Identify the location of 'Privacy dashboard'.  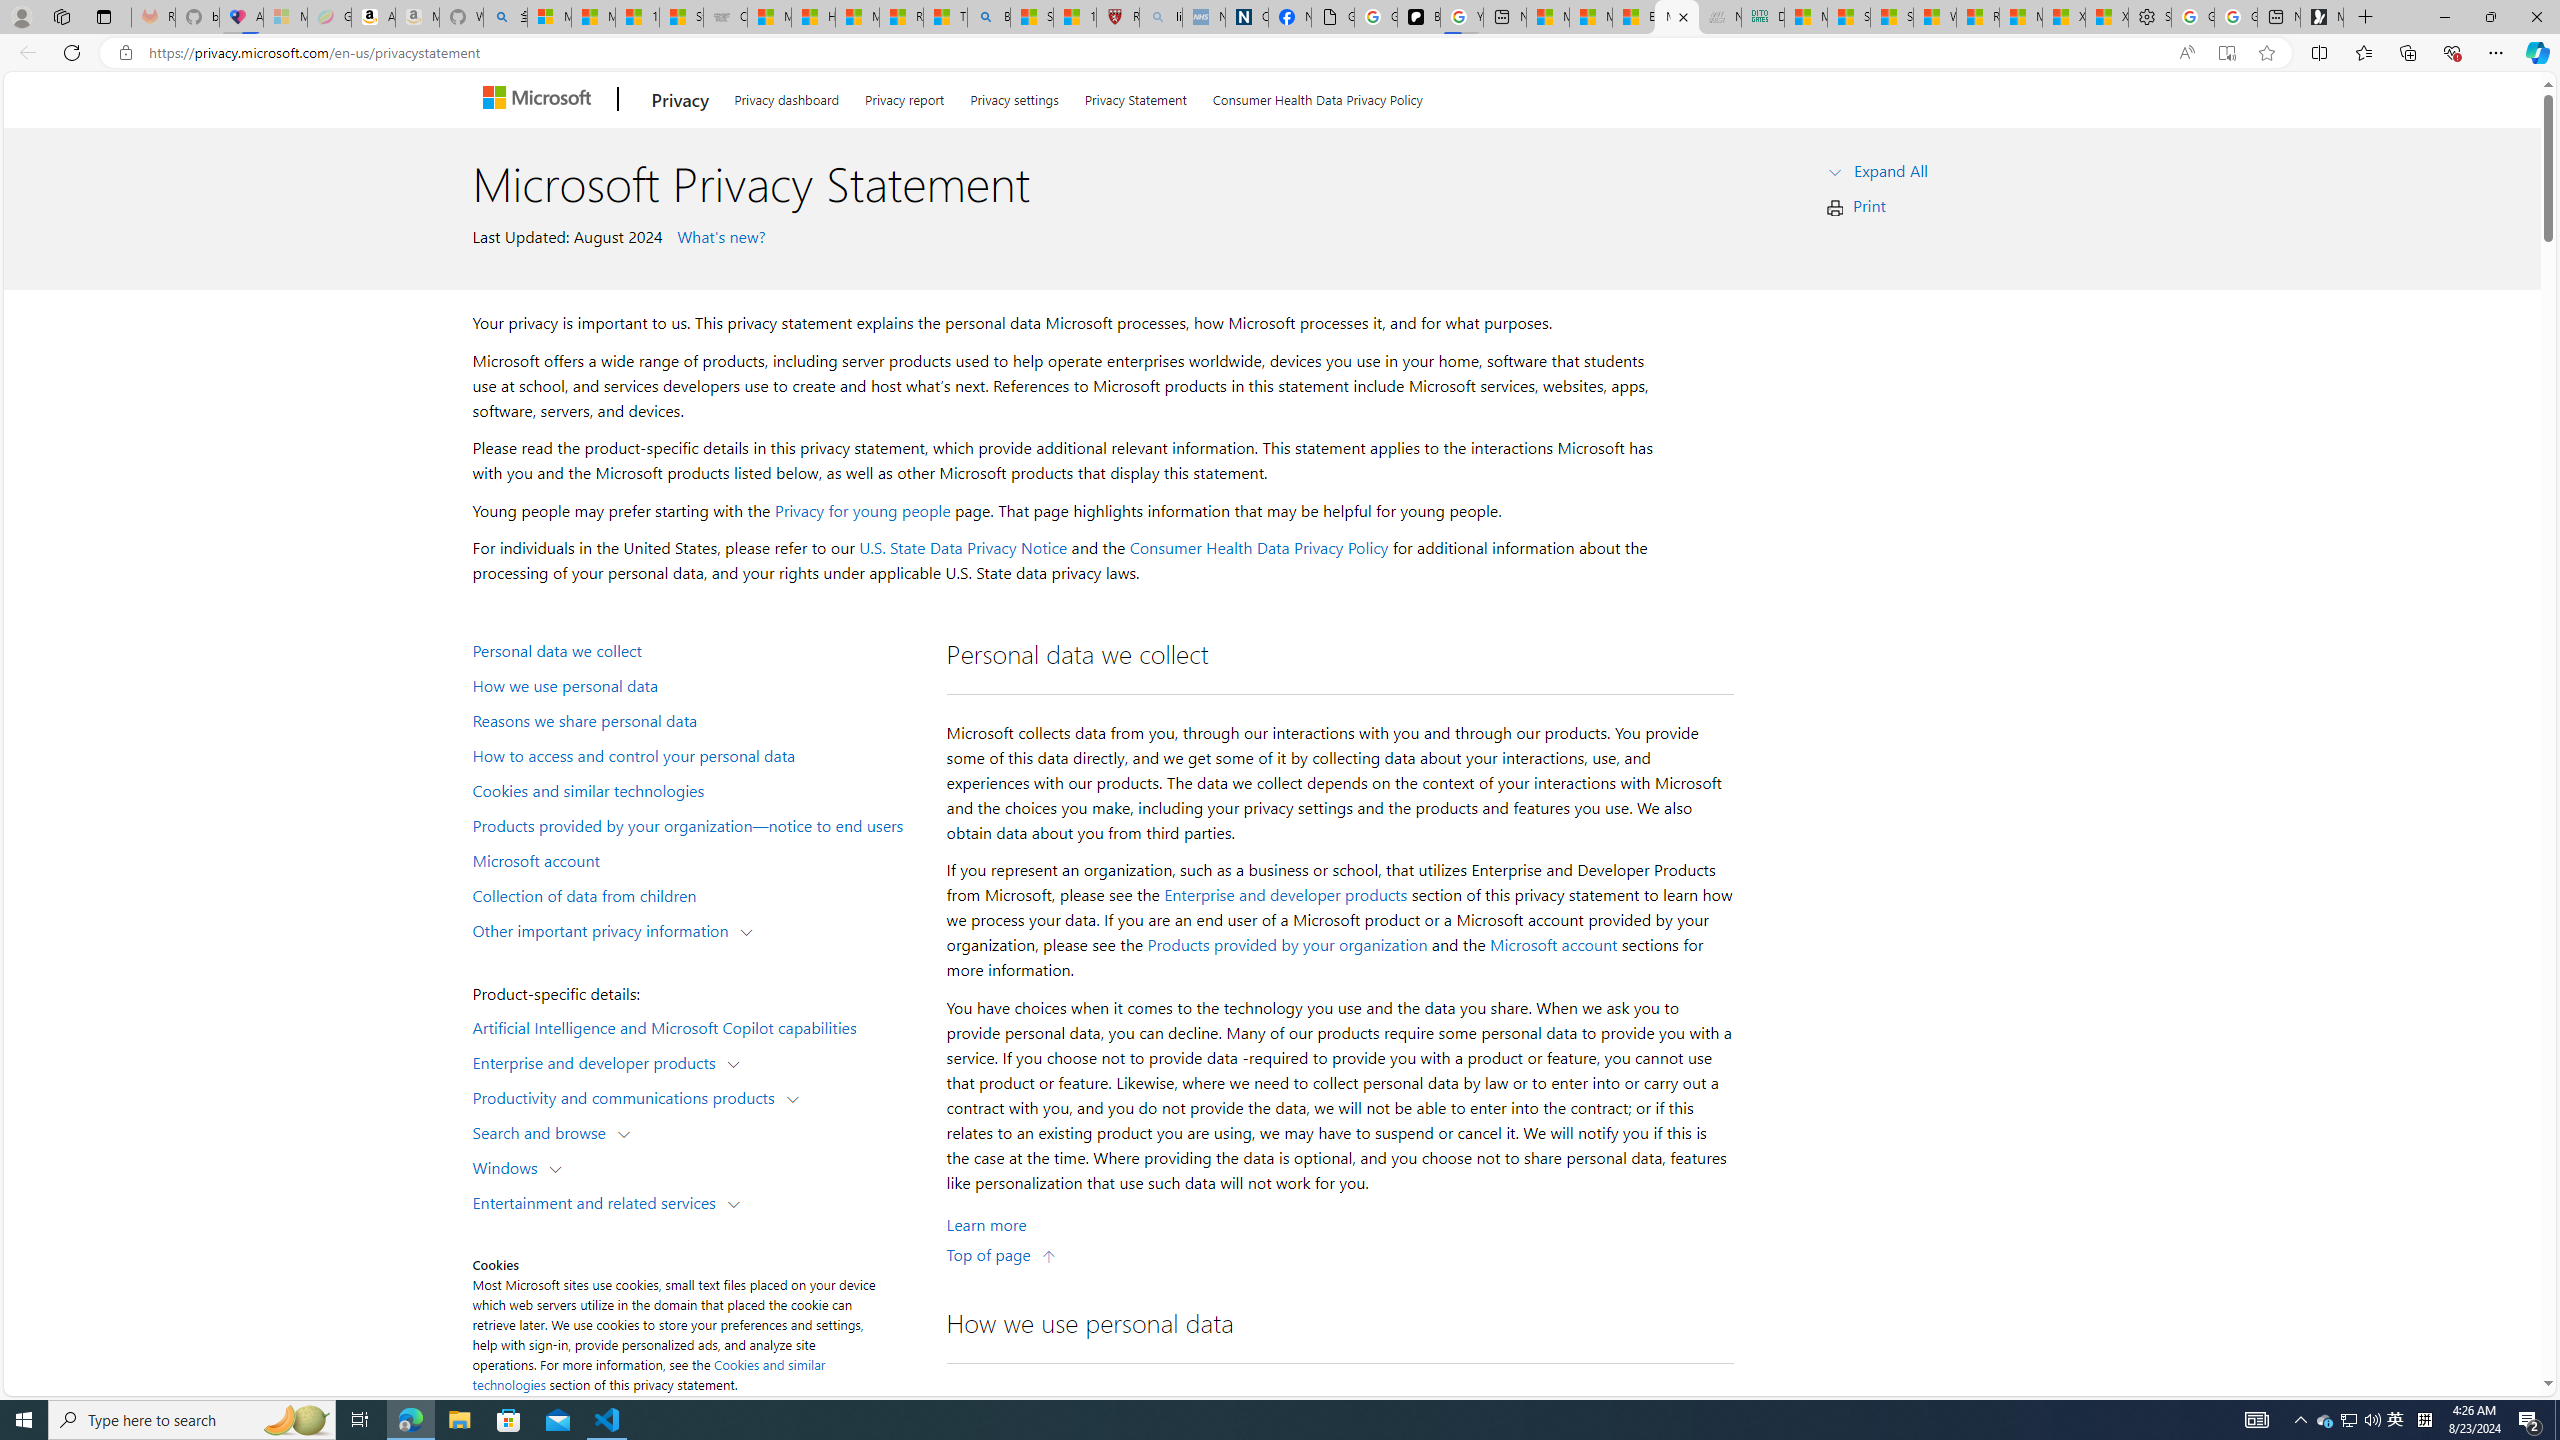
(786, 95).